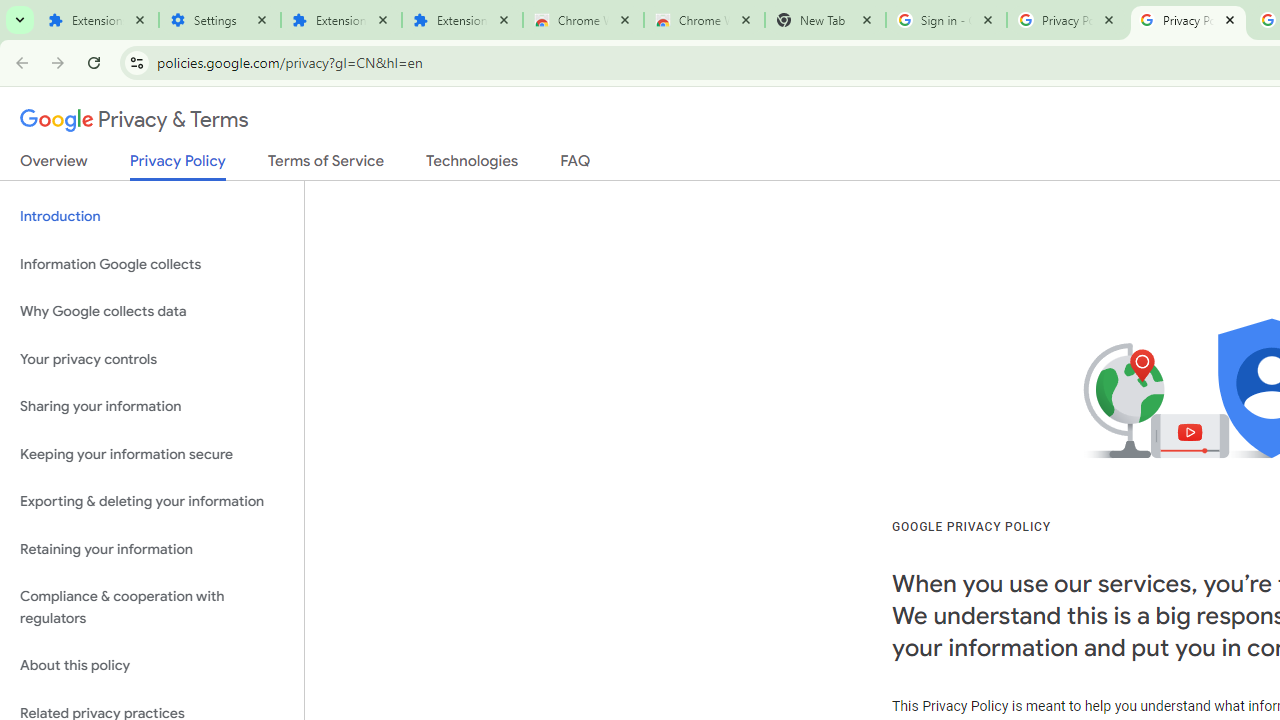  What do you see at coordinates (151, 217) in the screenshot?
I see `'Introduction'` at bounding box center [151, 217].